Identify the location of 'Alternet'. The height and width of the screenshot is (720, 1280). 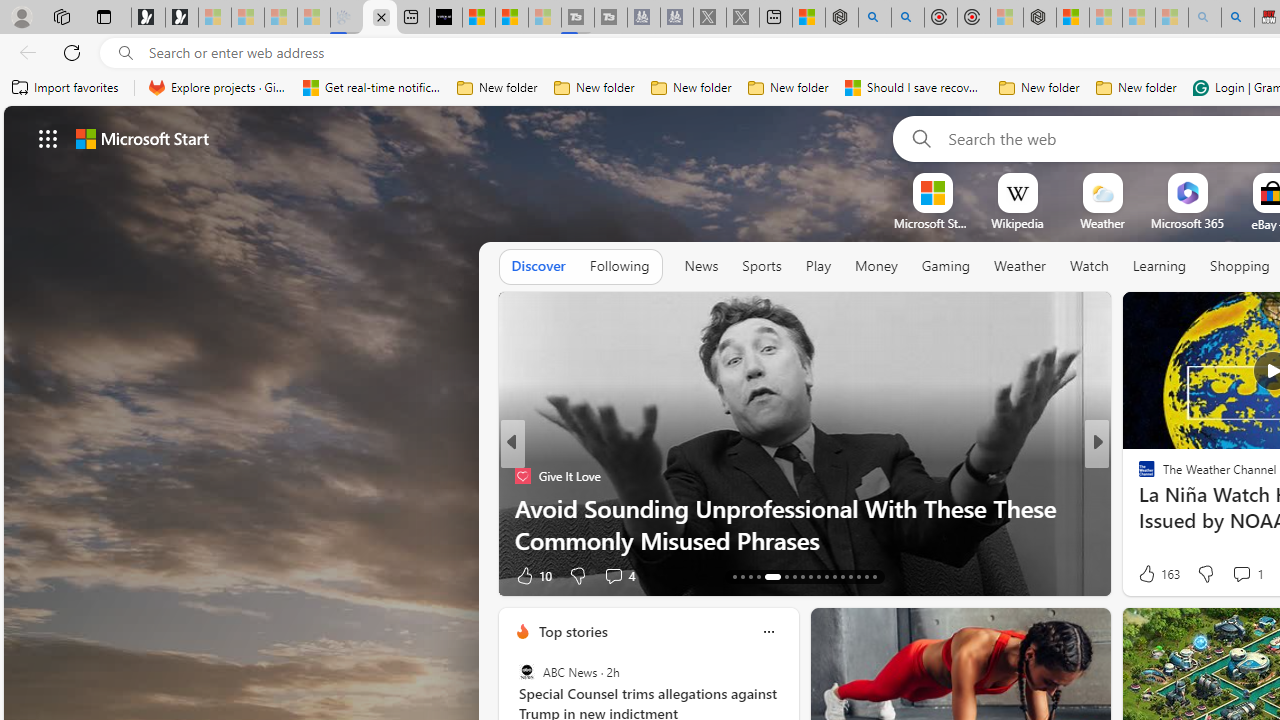
(1138, 475).